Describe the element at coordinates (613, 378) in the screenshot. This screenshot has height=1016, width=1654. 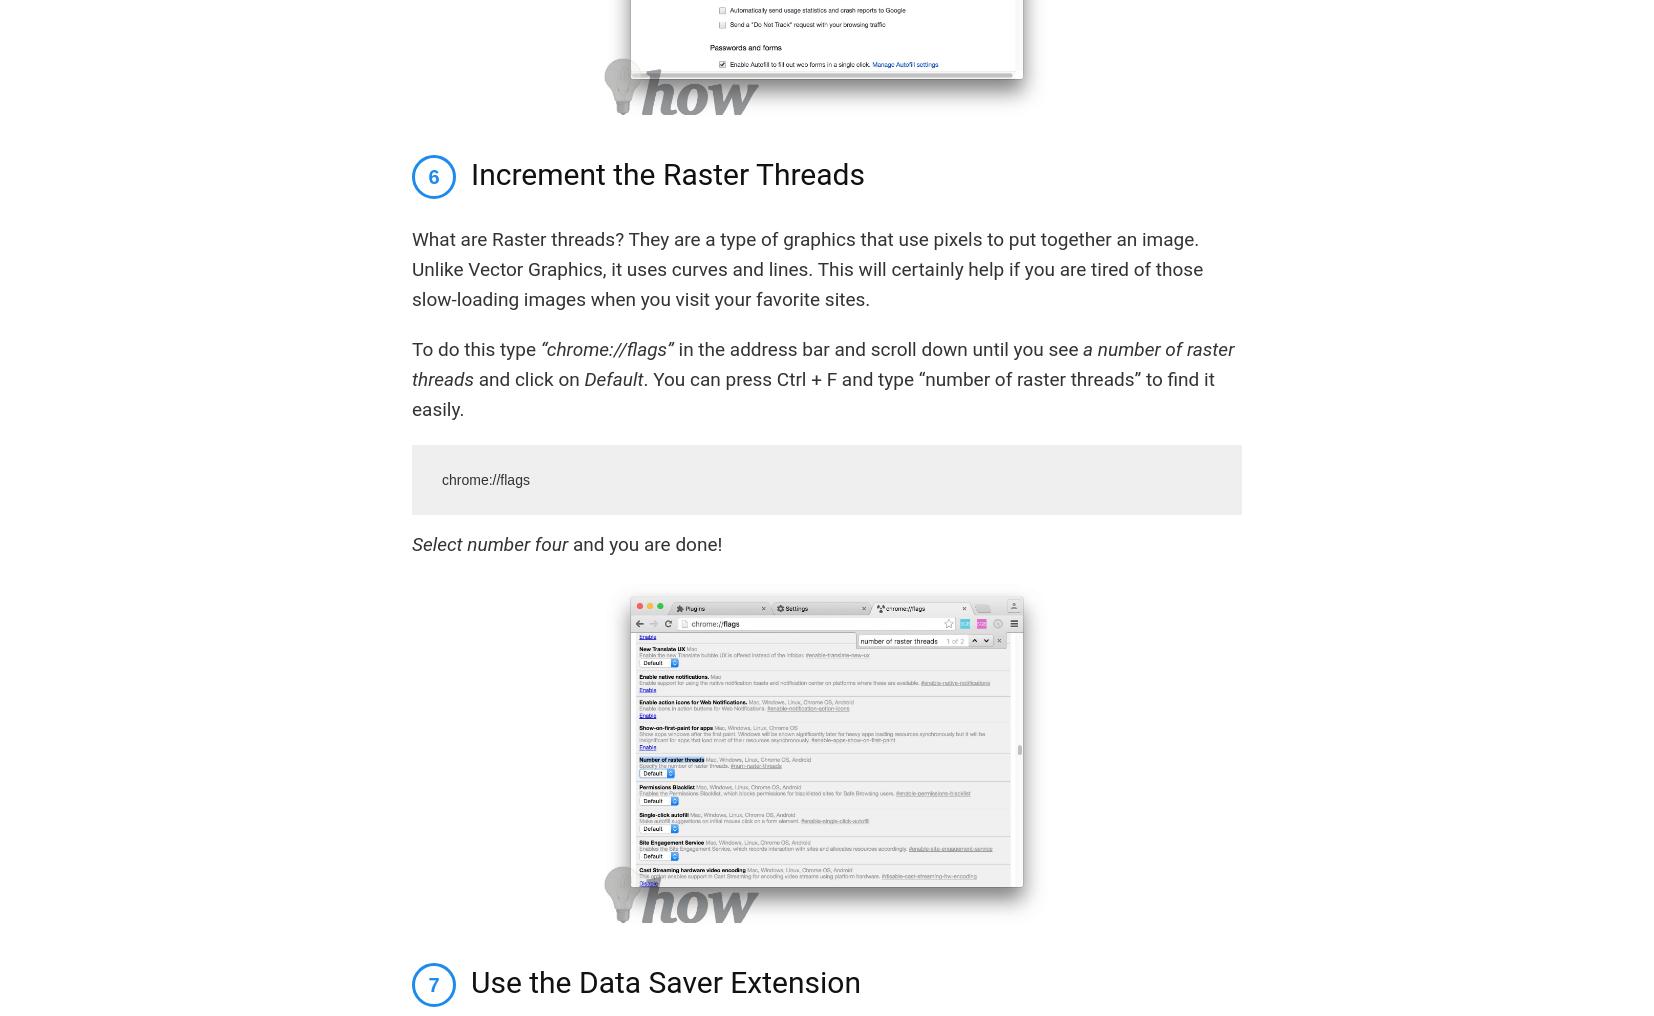
I see `'Default'` at that location.